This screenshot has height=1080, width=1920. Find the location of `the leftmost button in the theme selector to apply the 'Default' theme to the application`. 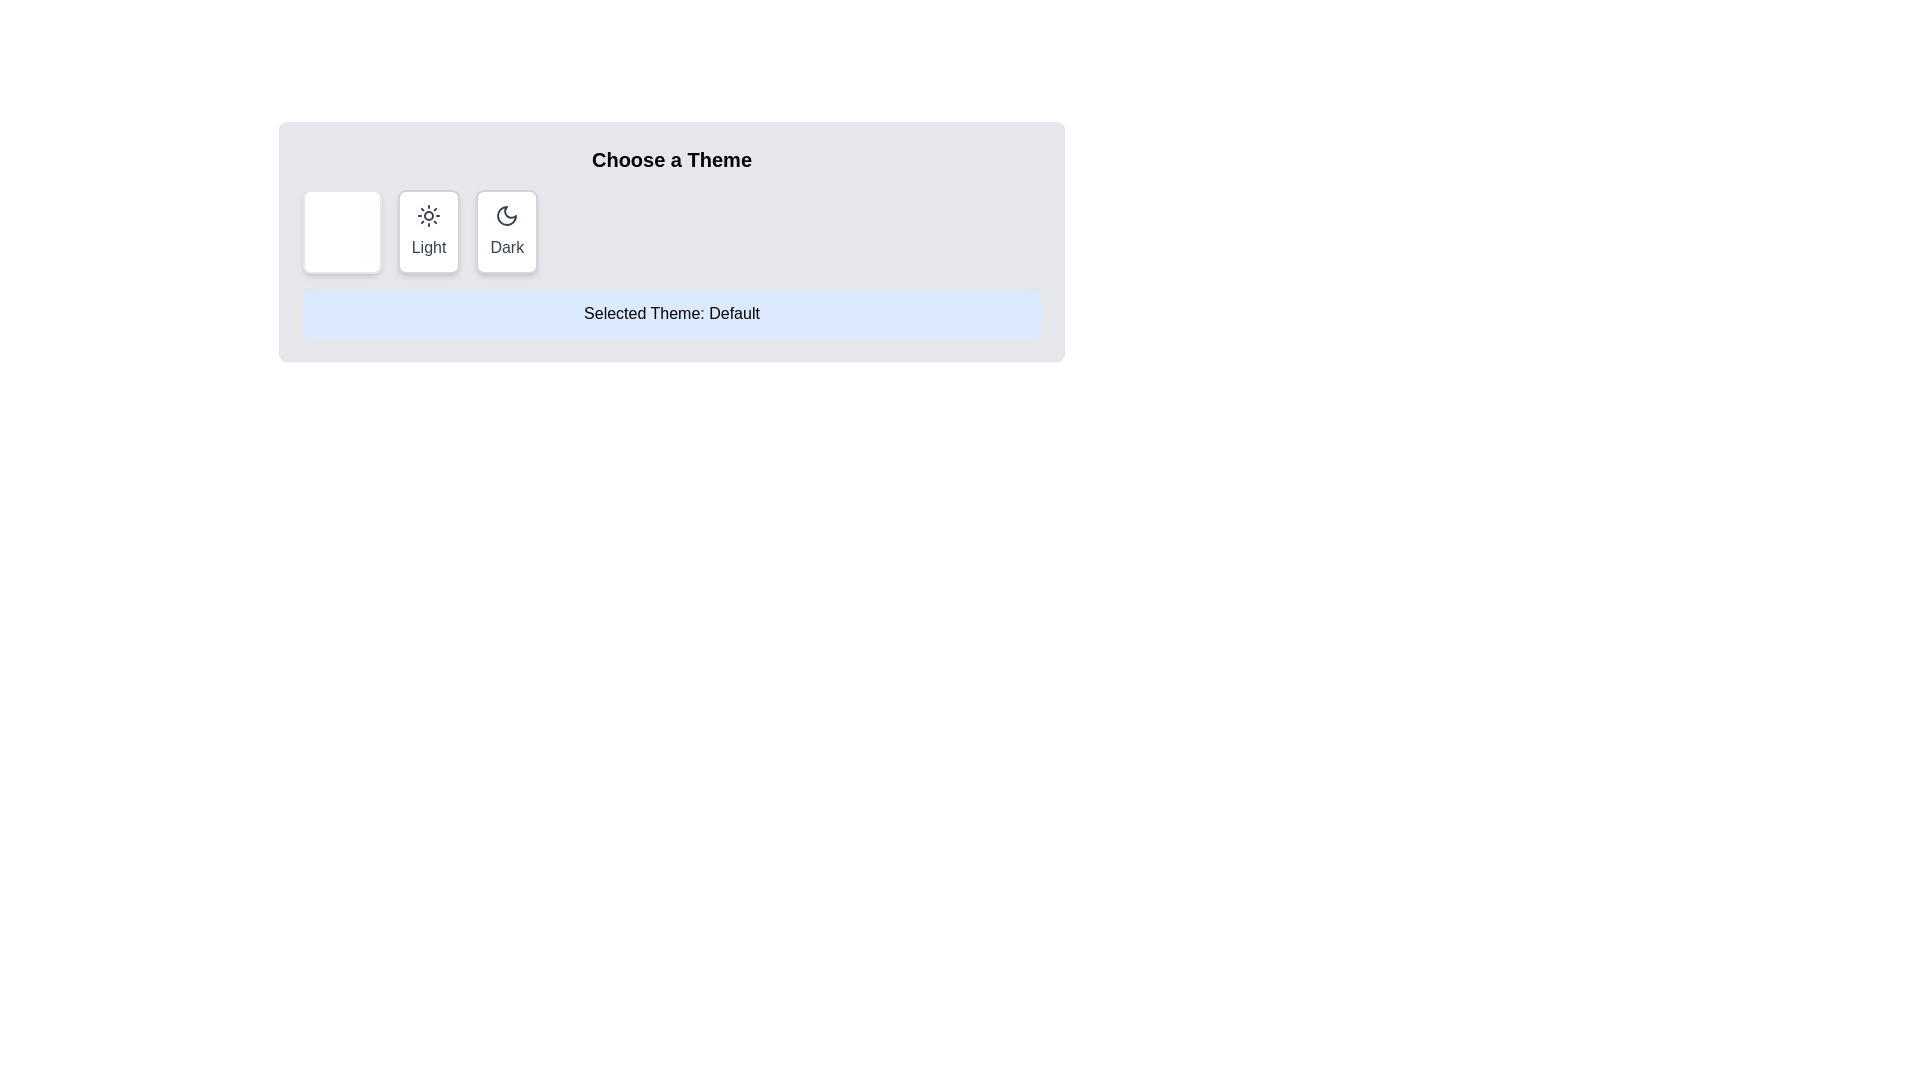

the leftmost button in the theme selector to apply the 'Default' theme to the application is located at coordinates (341, 230).